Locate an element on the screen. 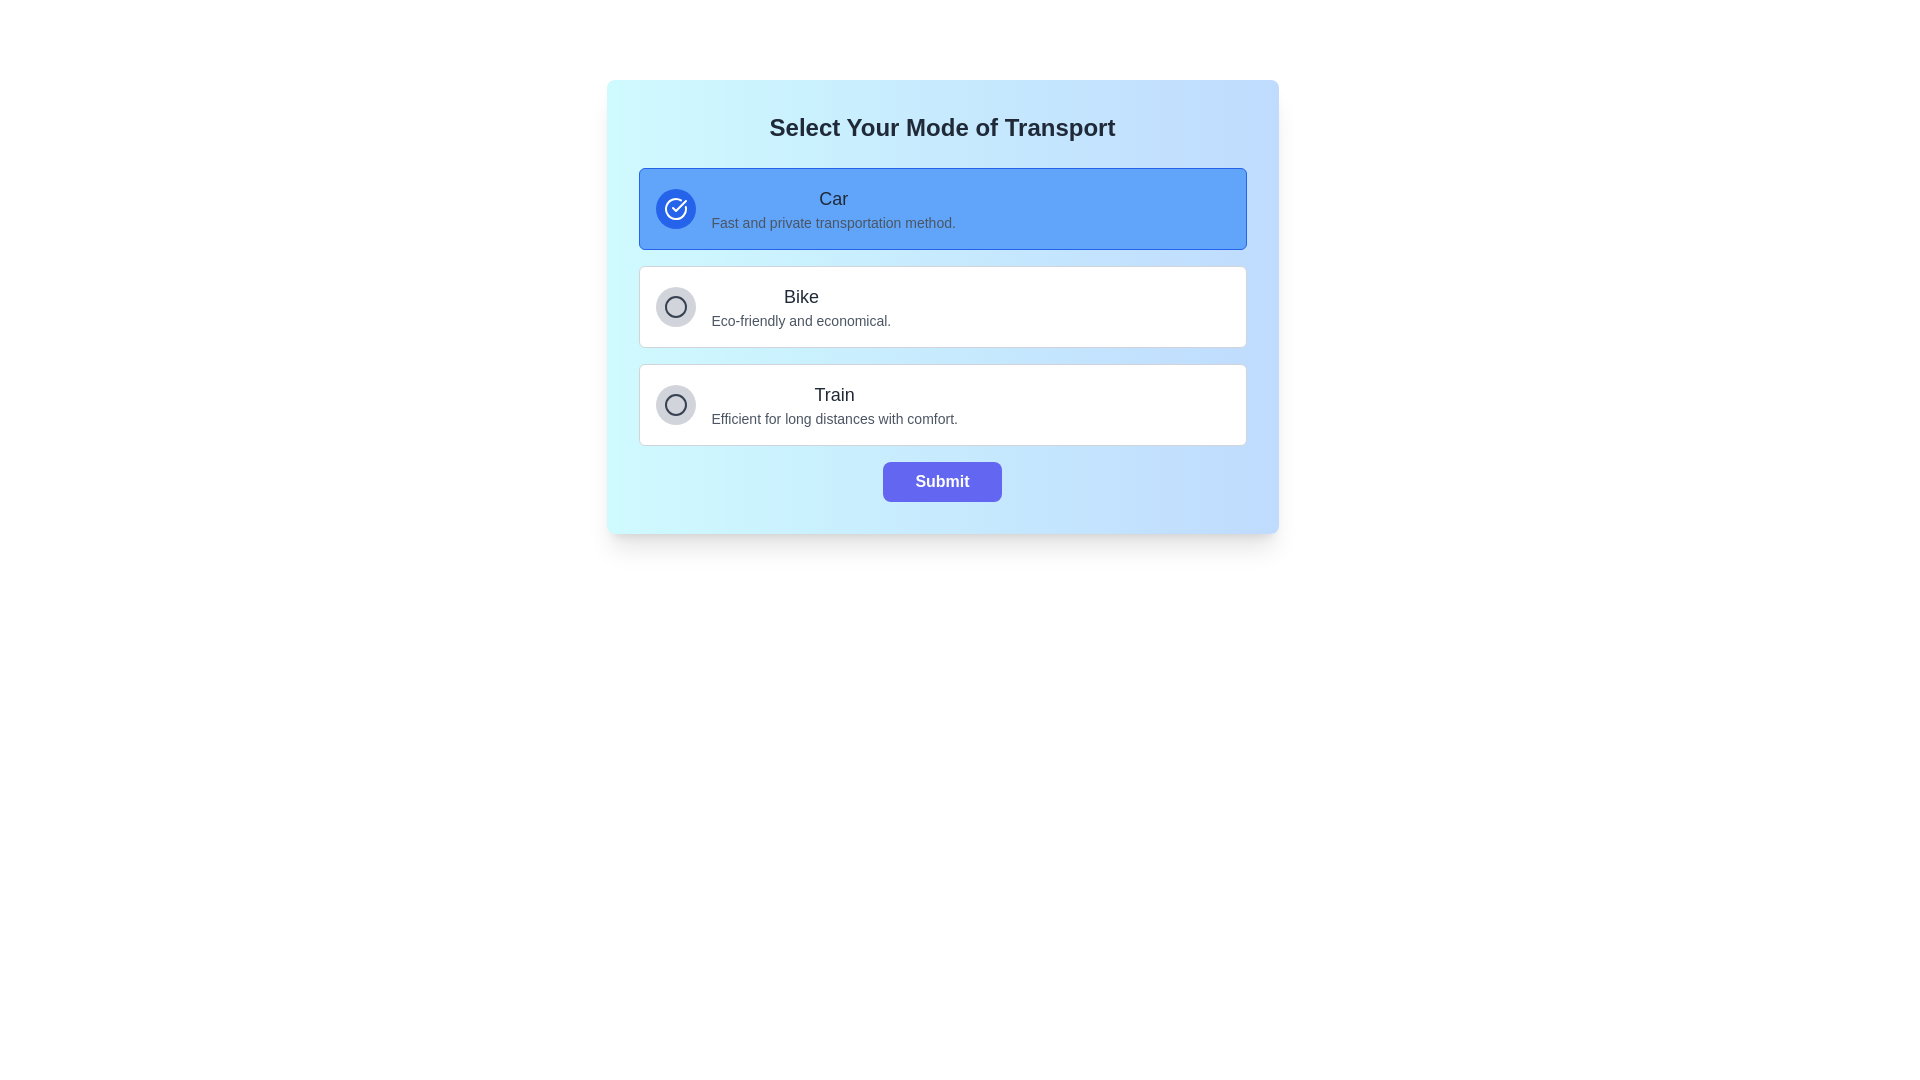  the submit button located below the options labeled 'Car,' 'Bike,' and 'Train' is located at coordinates (941, 482).